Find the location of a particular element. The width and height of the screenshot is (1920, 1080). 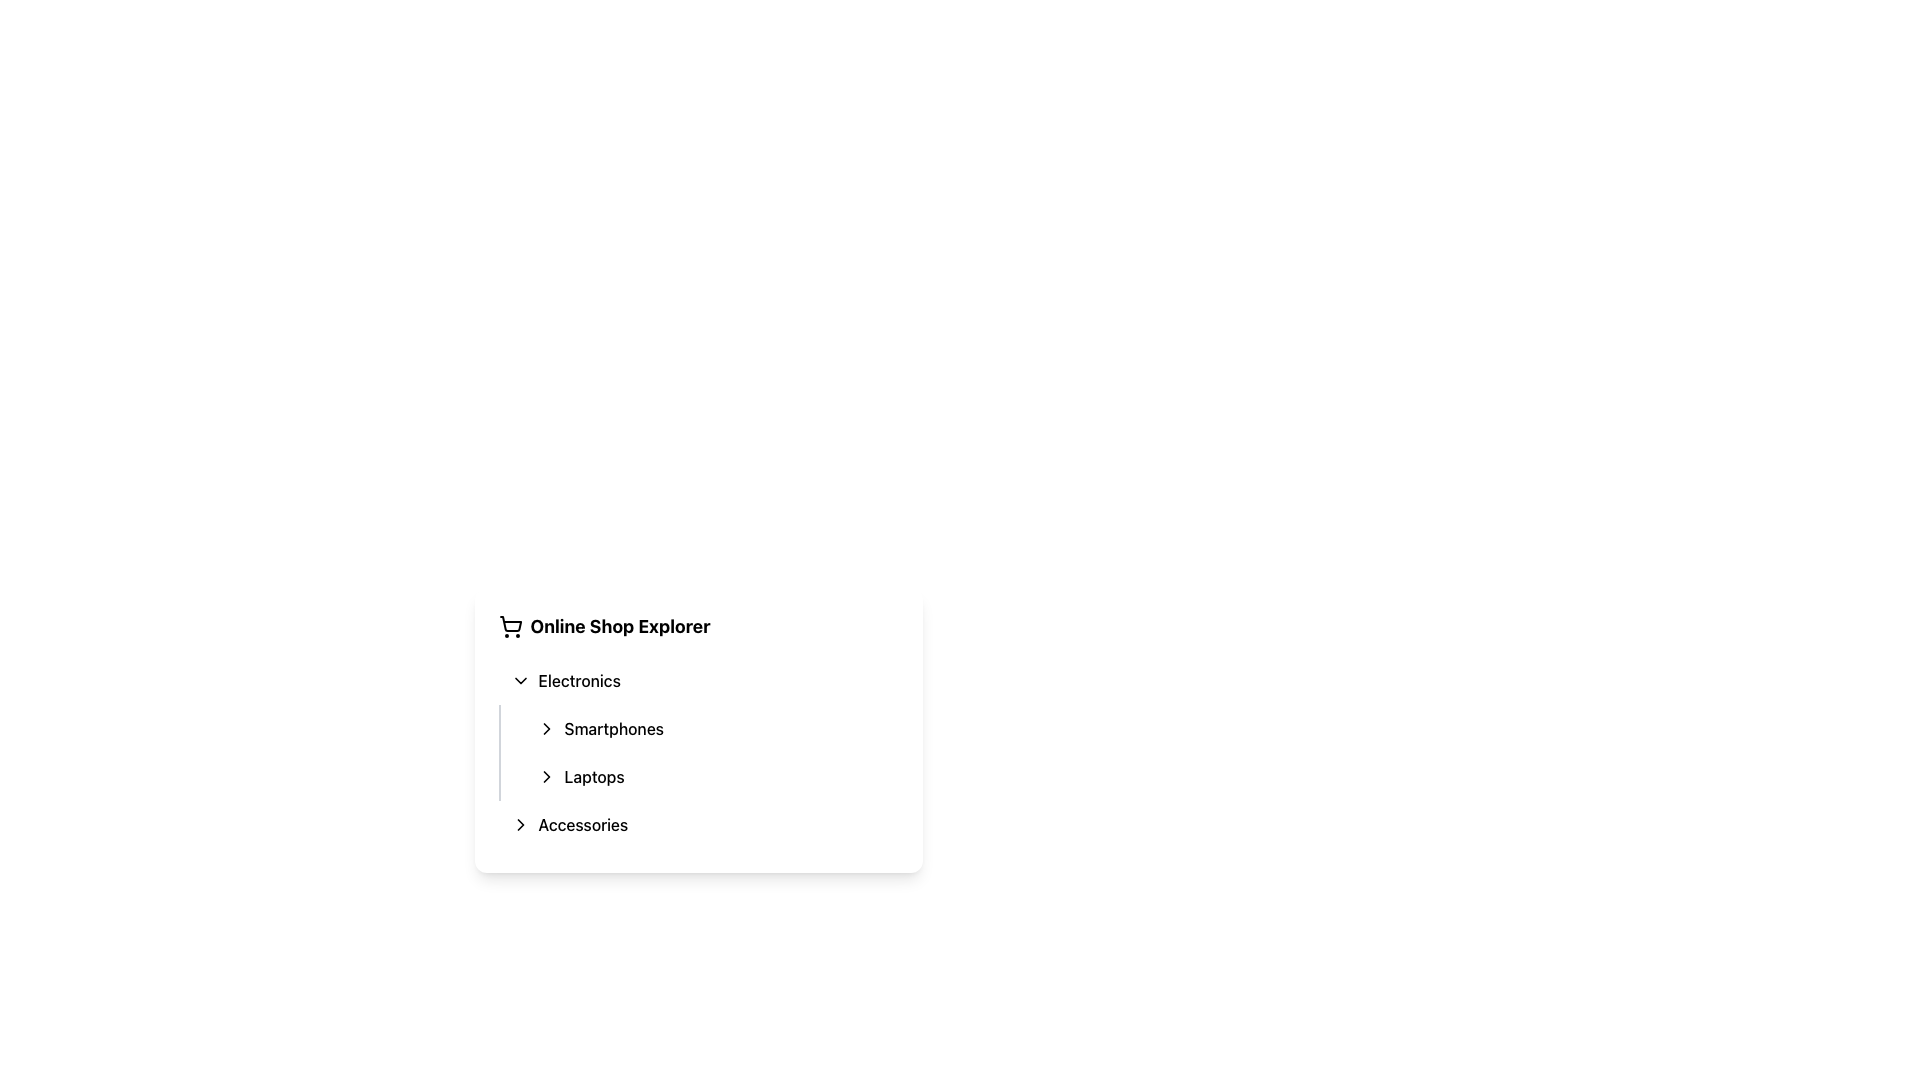

the right-pointing chevron icon for collapsing/expanding the 'Laptops' menu in the Online Shop Explorer is located at coordinates (546, 729).